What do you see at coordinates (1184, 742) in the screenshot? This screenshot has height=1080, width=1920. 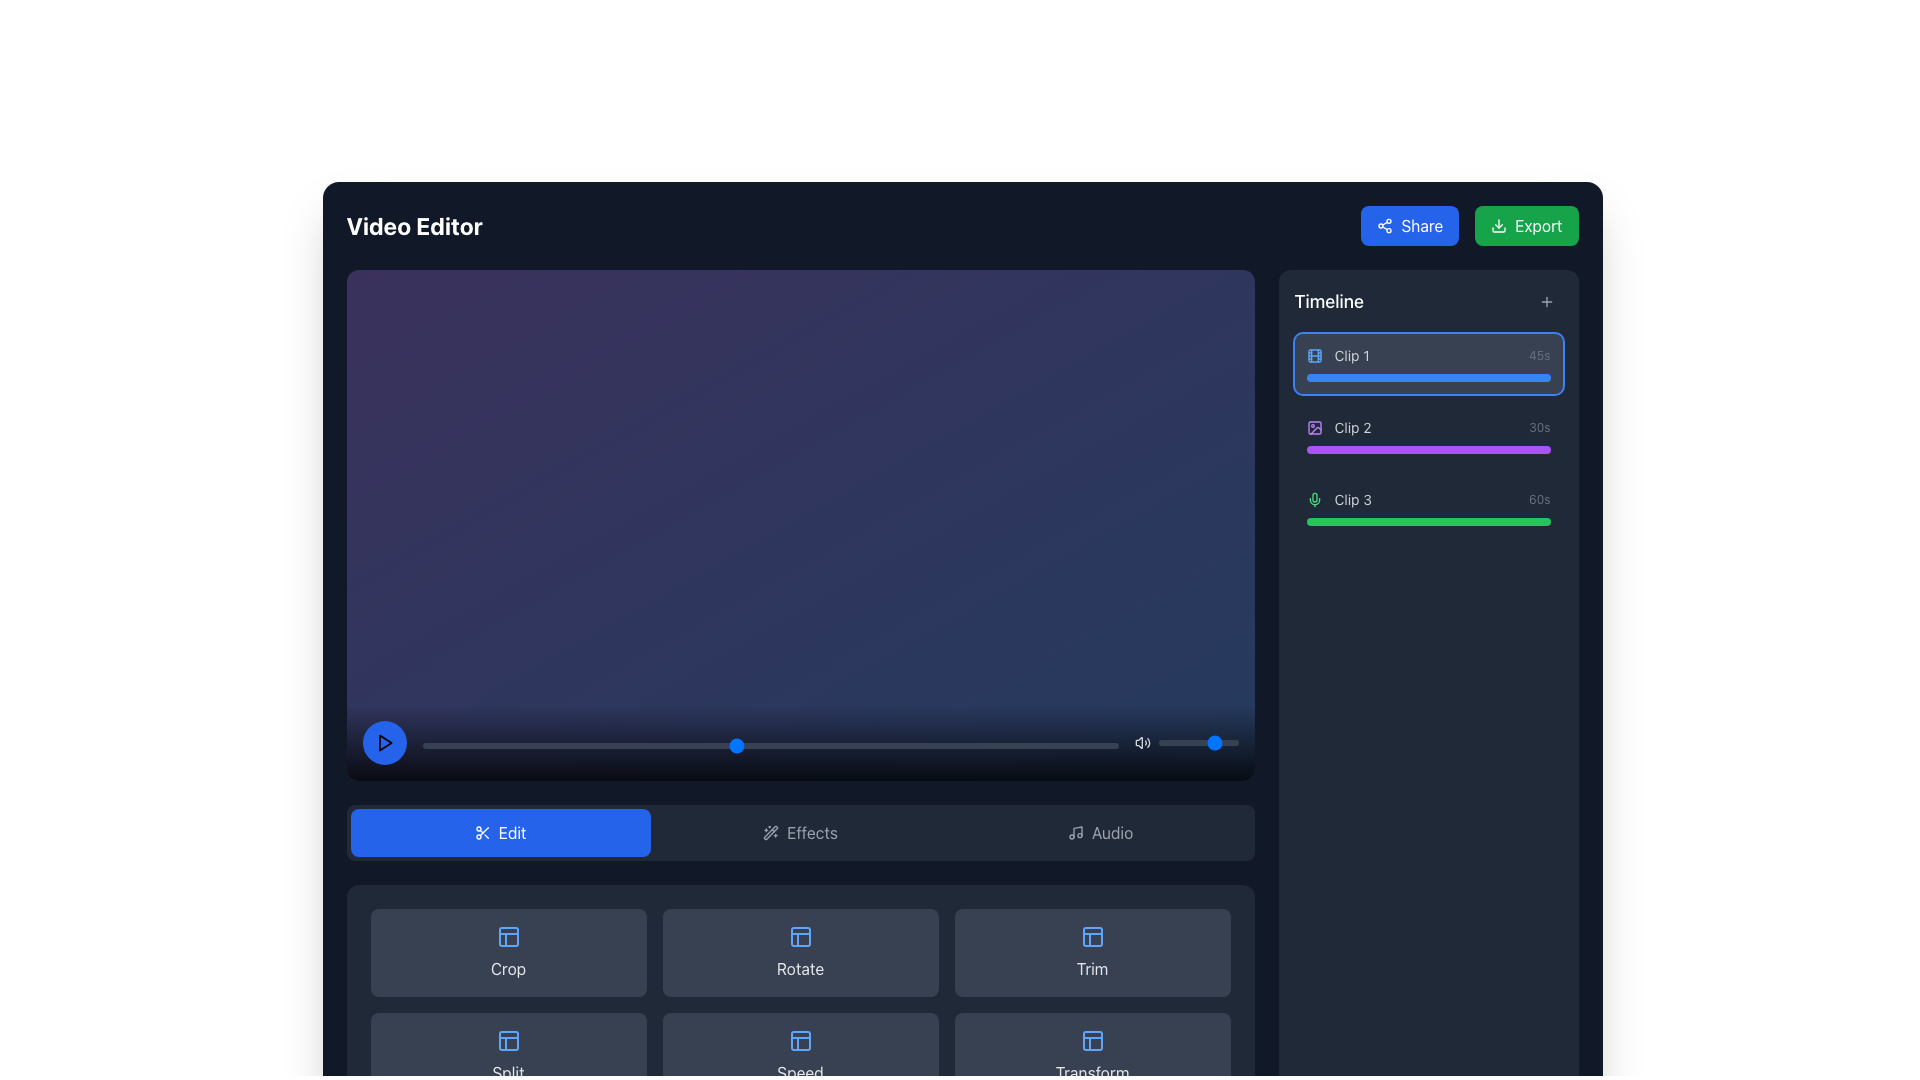 I see `the slider` at bounding box center [1184, 742].